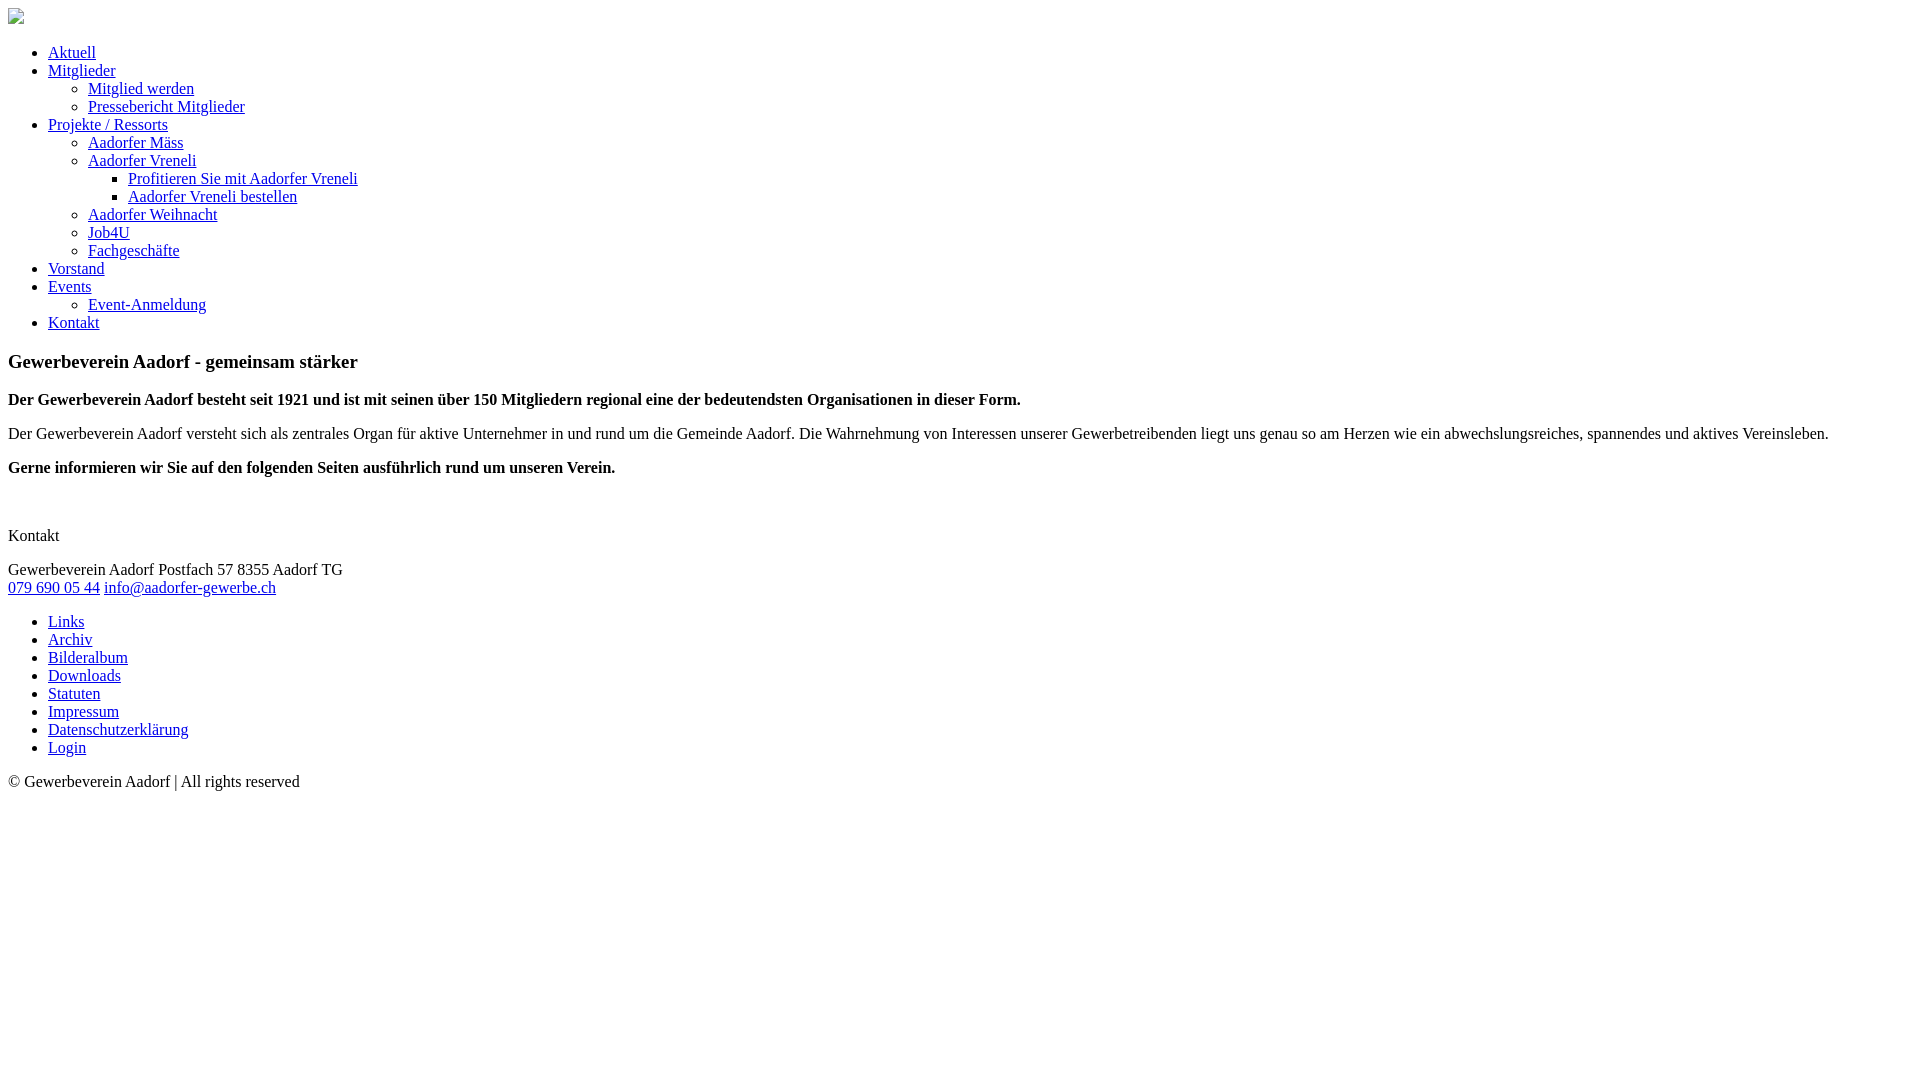  I want to click on 'Event-Anmeldung', so click(146, 304).